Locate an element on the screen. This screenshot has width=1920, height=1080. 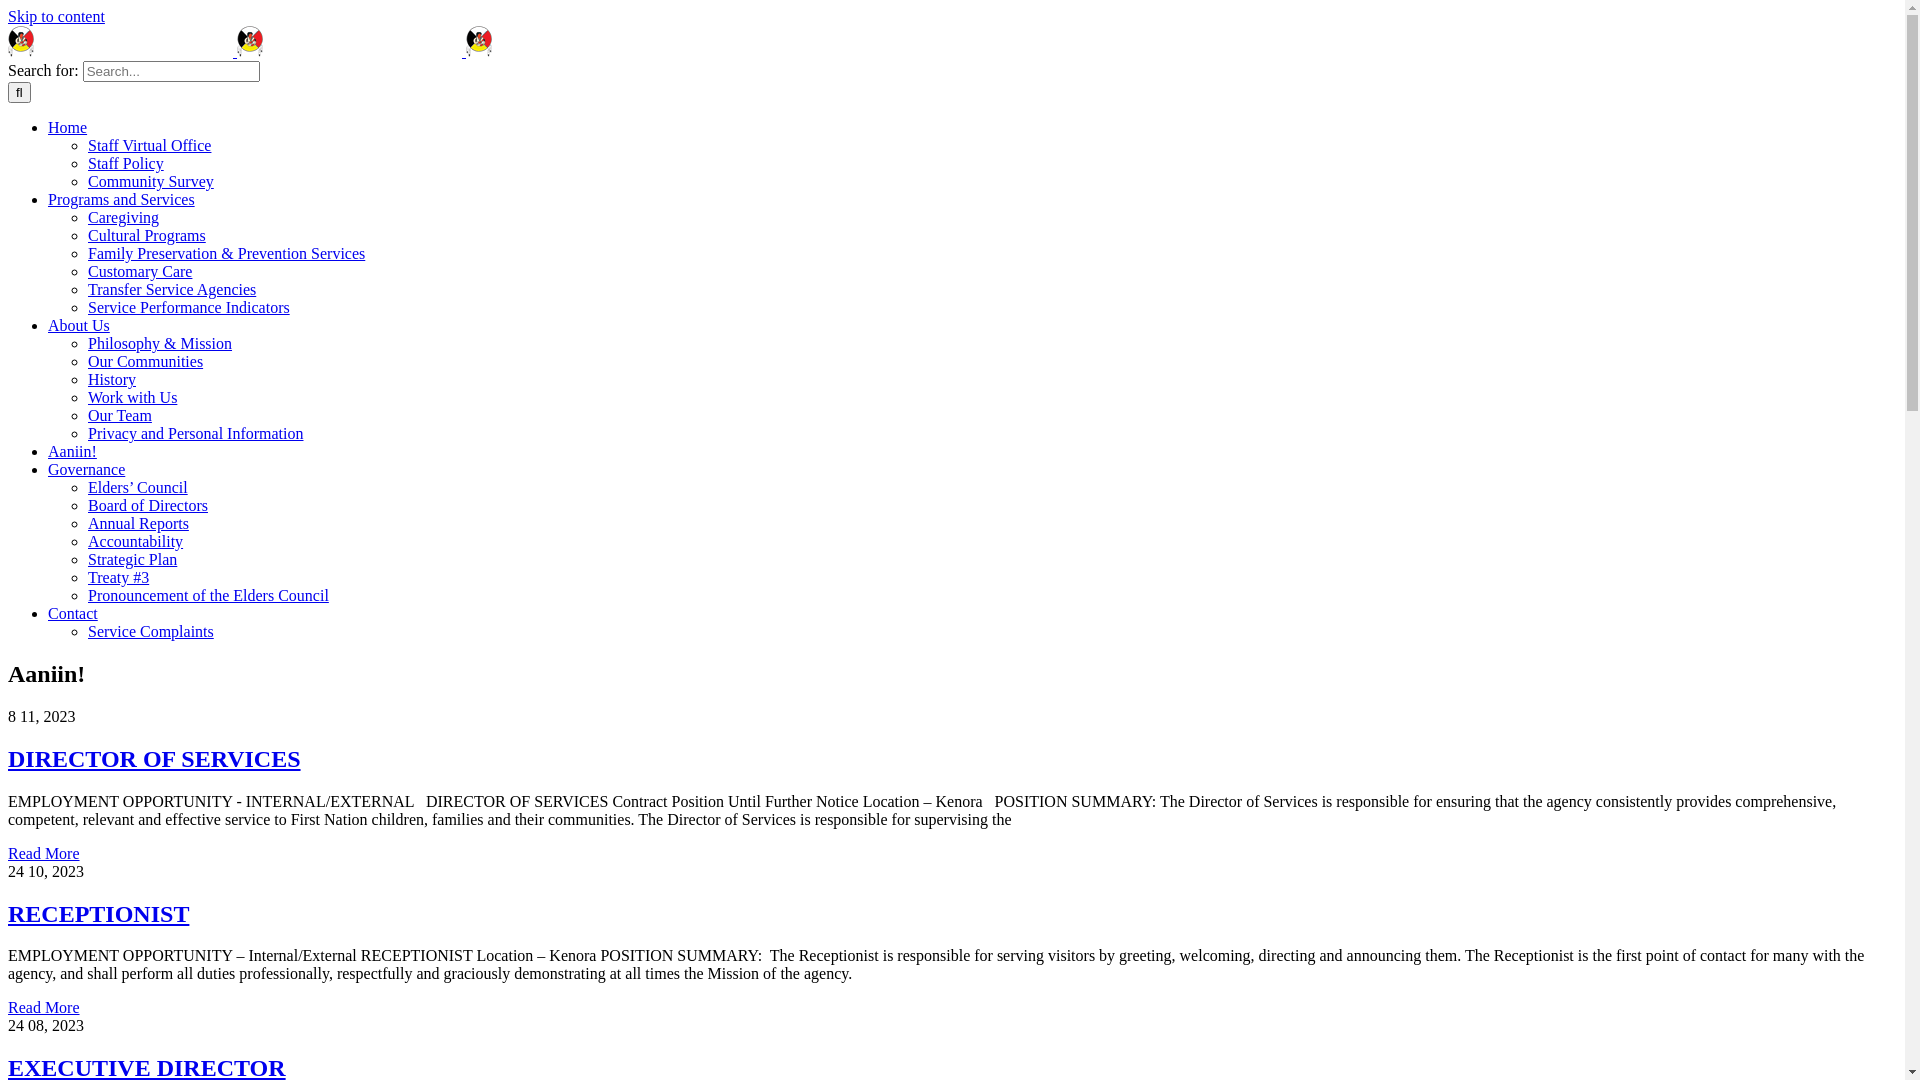
'Our Communities' is located at coordinates (144, 361).